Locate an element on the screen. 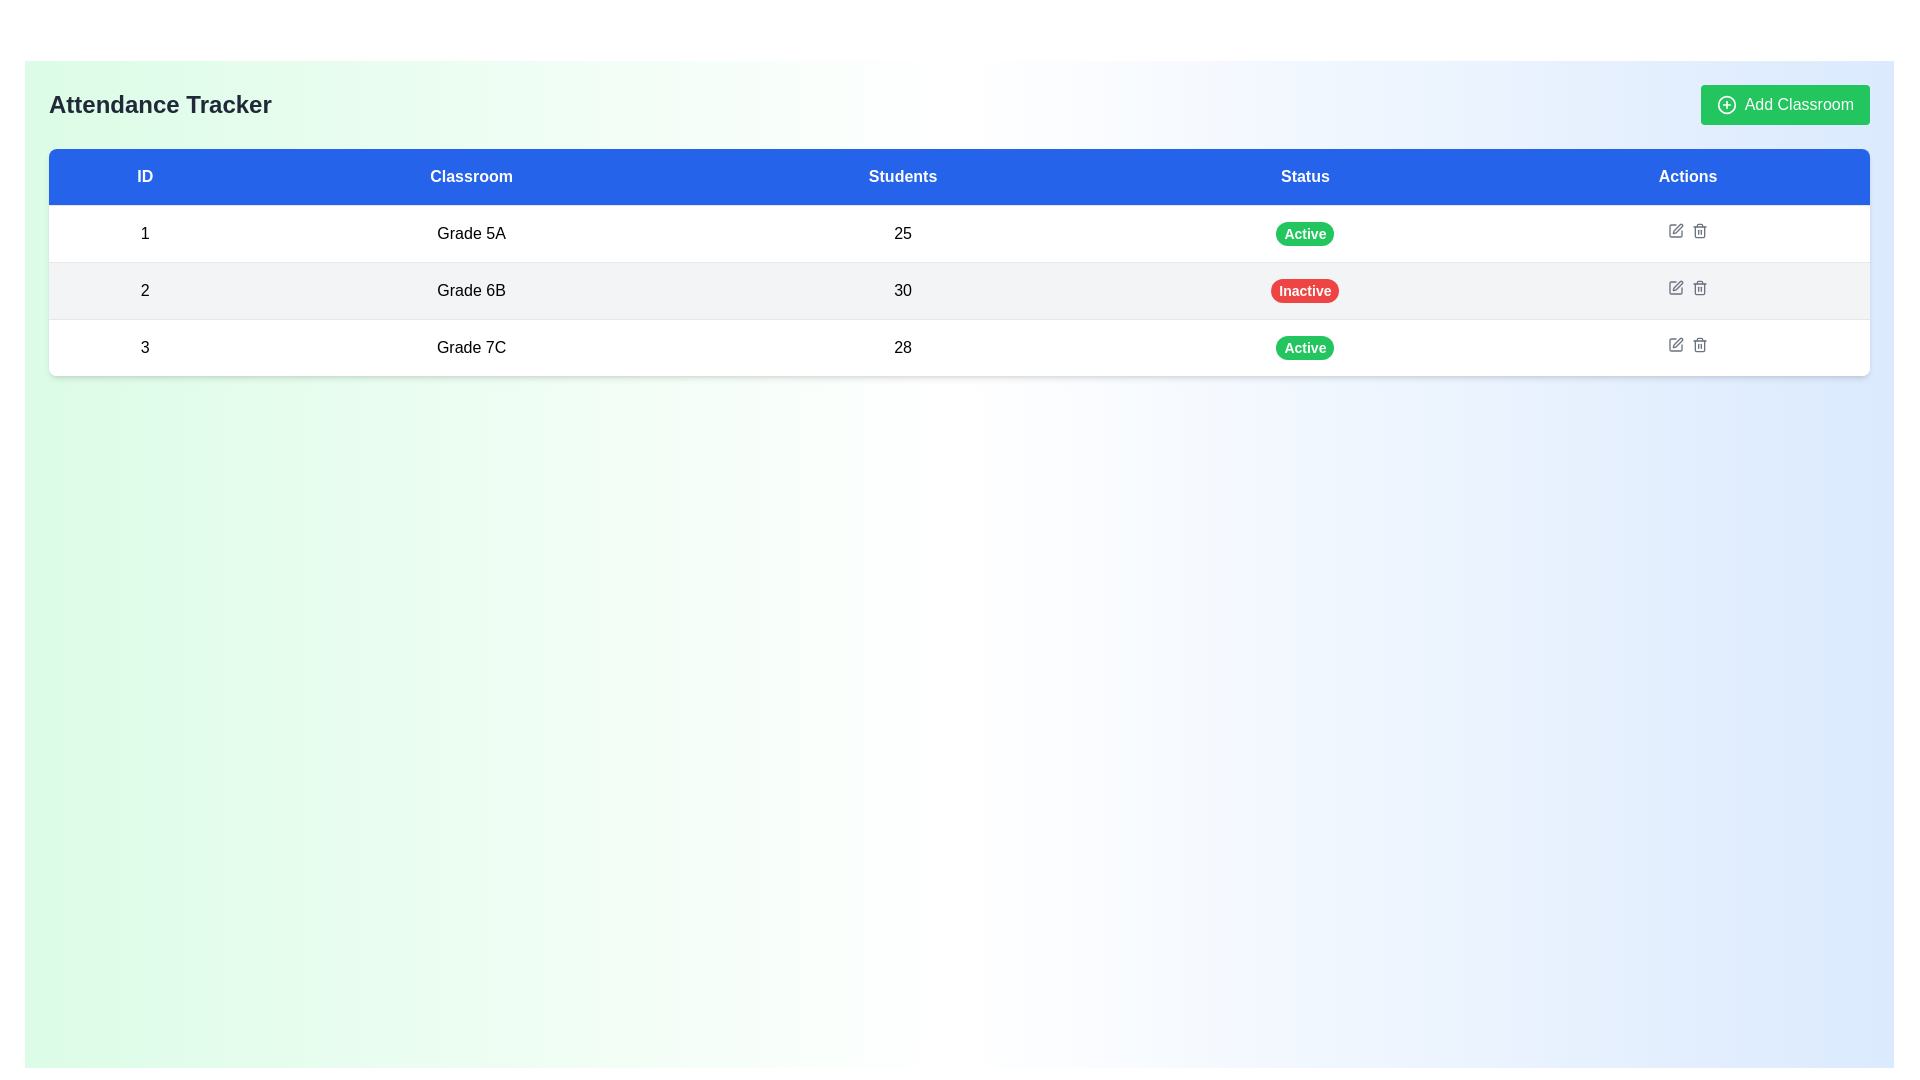 The height and width of the screenshot is (1080, 1920). text in the fourth table header cell indicating the status of items, positioned between the 'Students' and 'Actions' headers is located at coordinates (1305, 176).